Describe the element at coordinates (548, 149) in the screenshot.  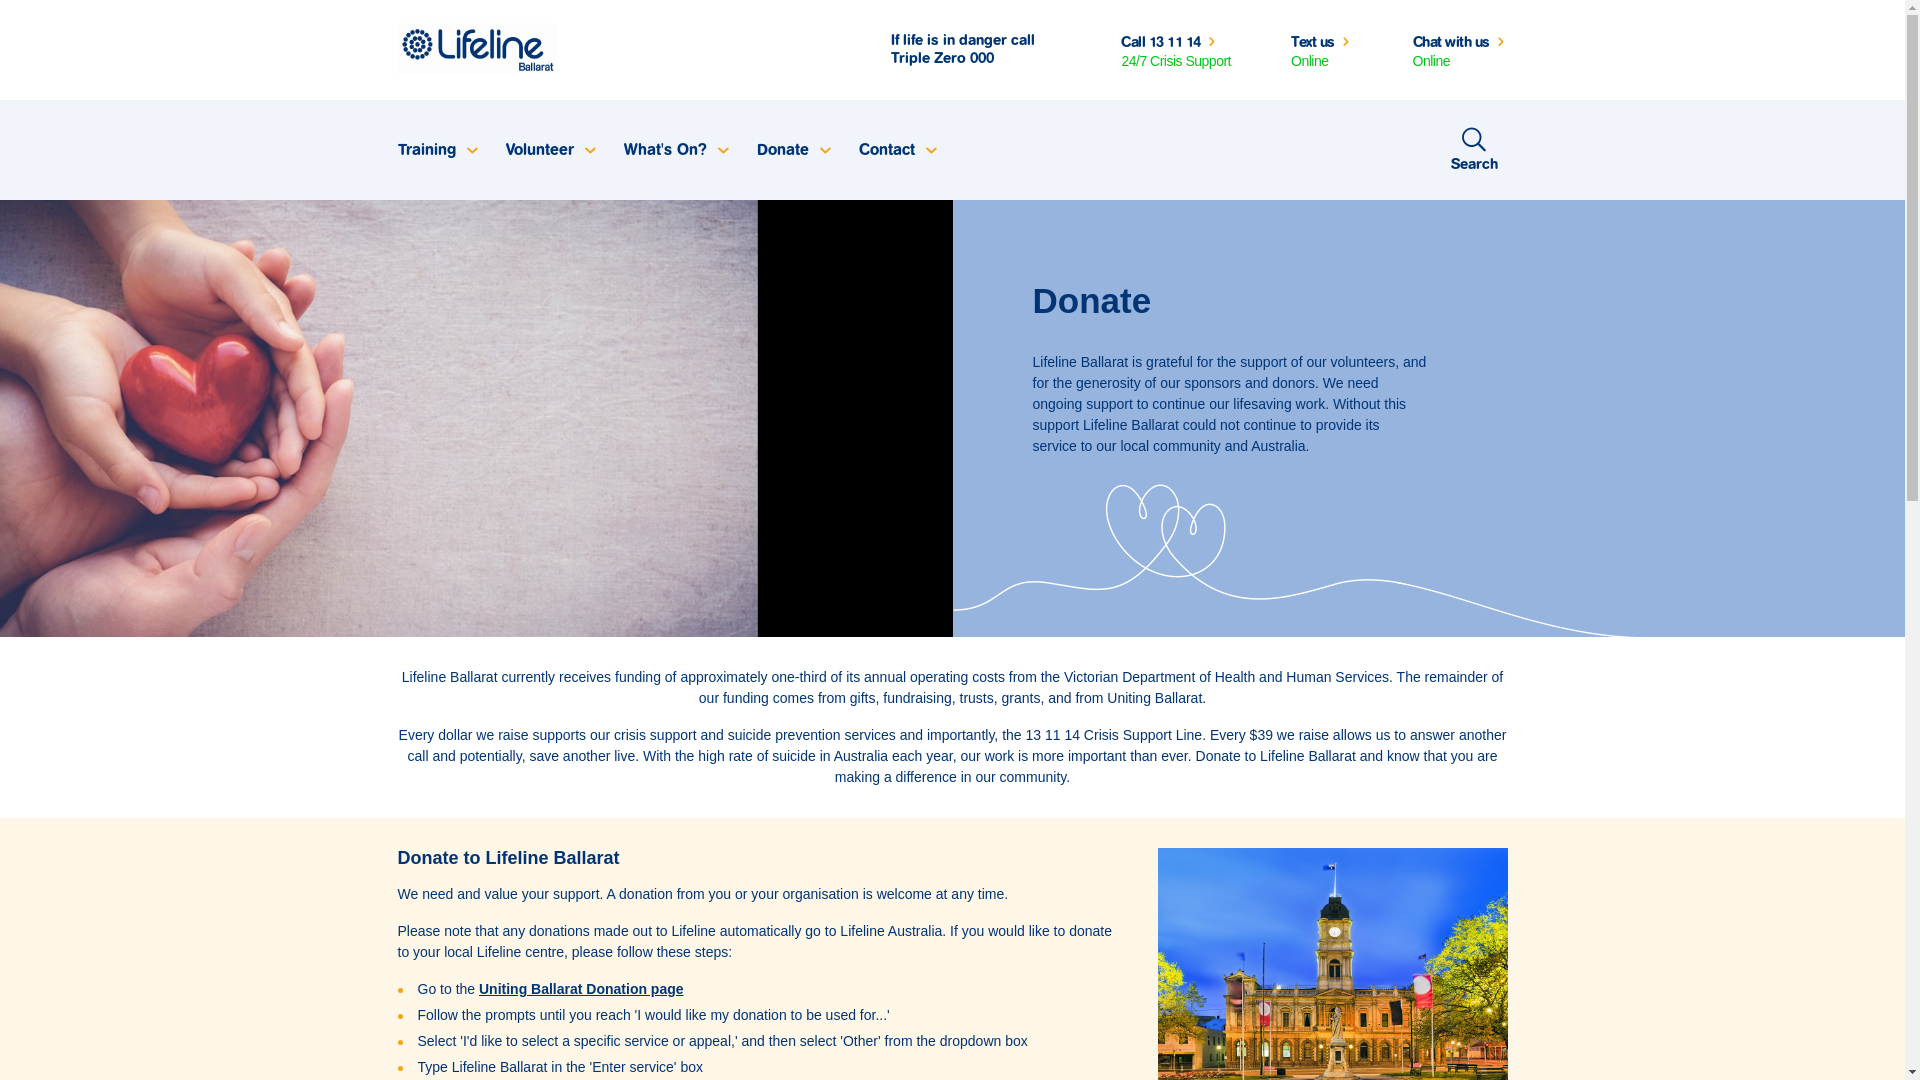
I see `'Volunteer'` at that location.